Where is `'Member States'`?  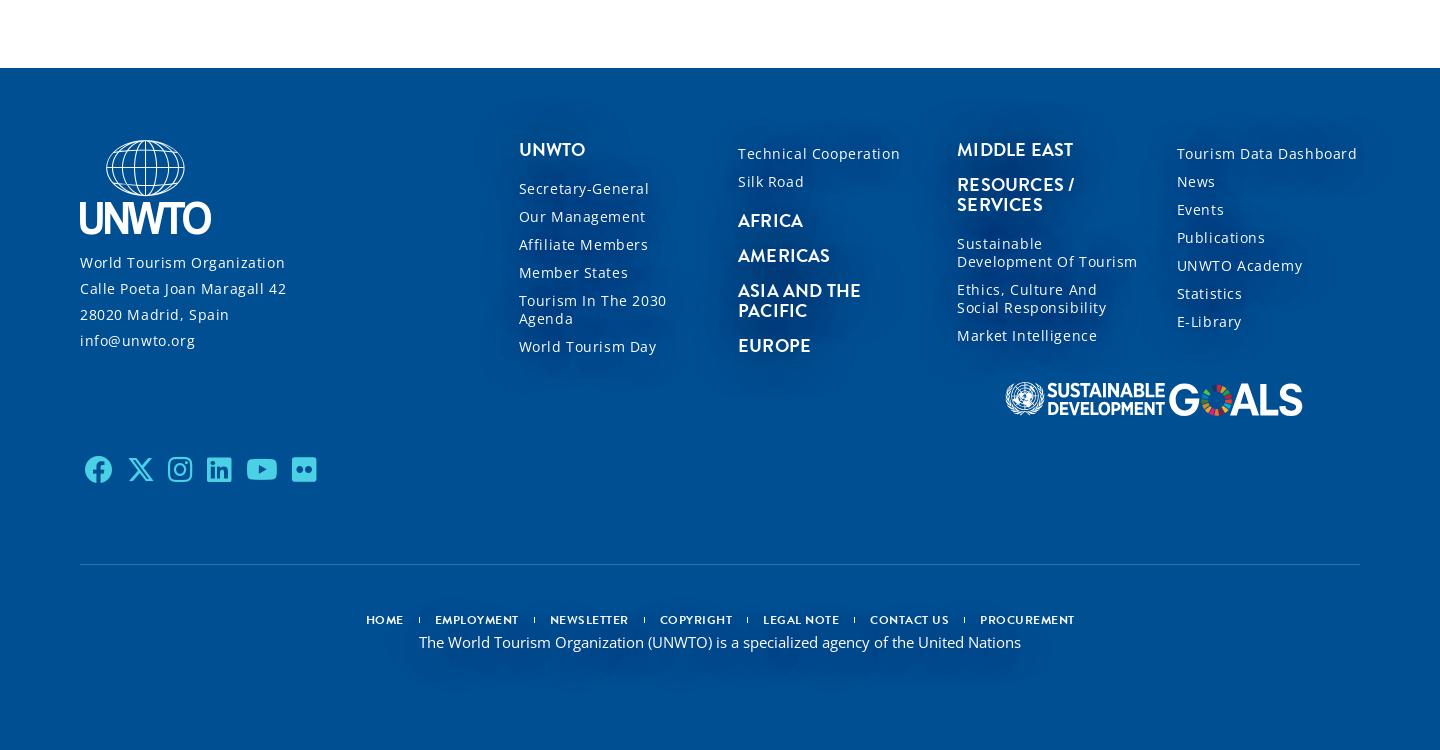 'Member States' is located at coordinates (572, 271).